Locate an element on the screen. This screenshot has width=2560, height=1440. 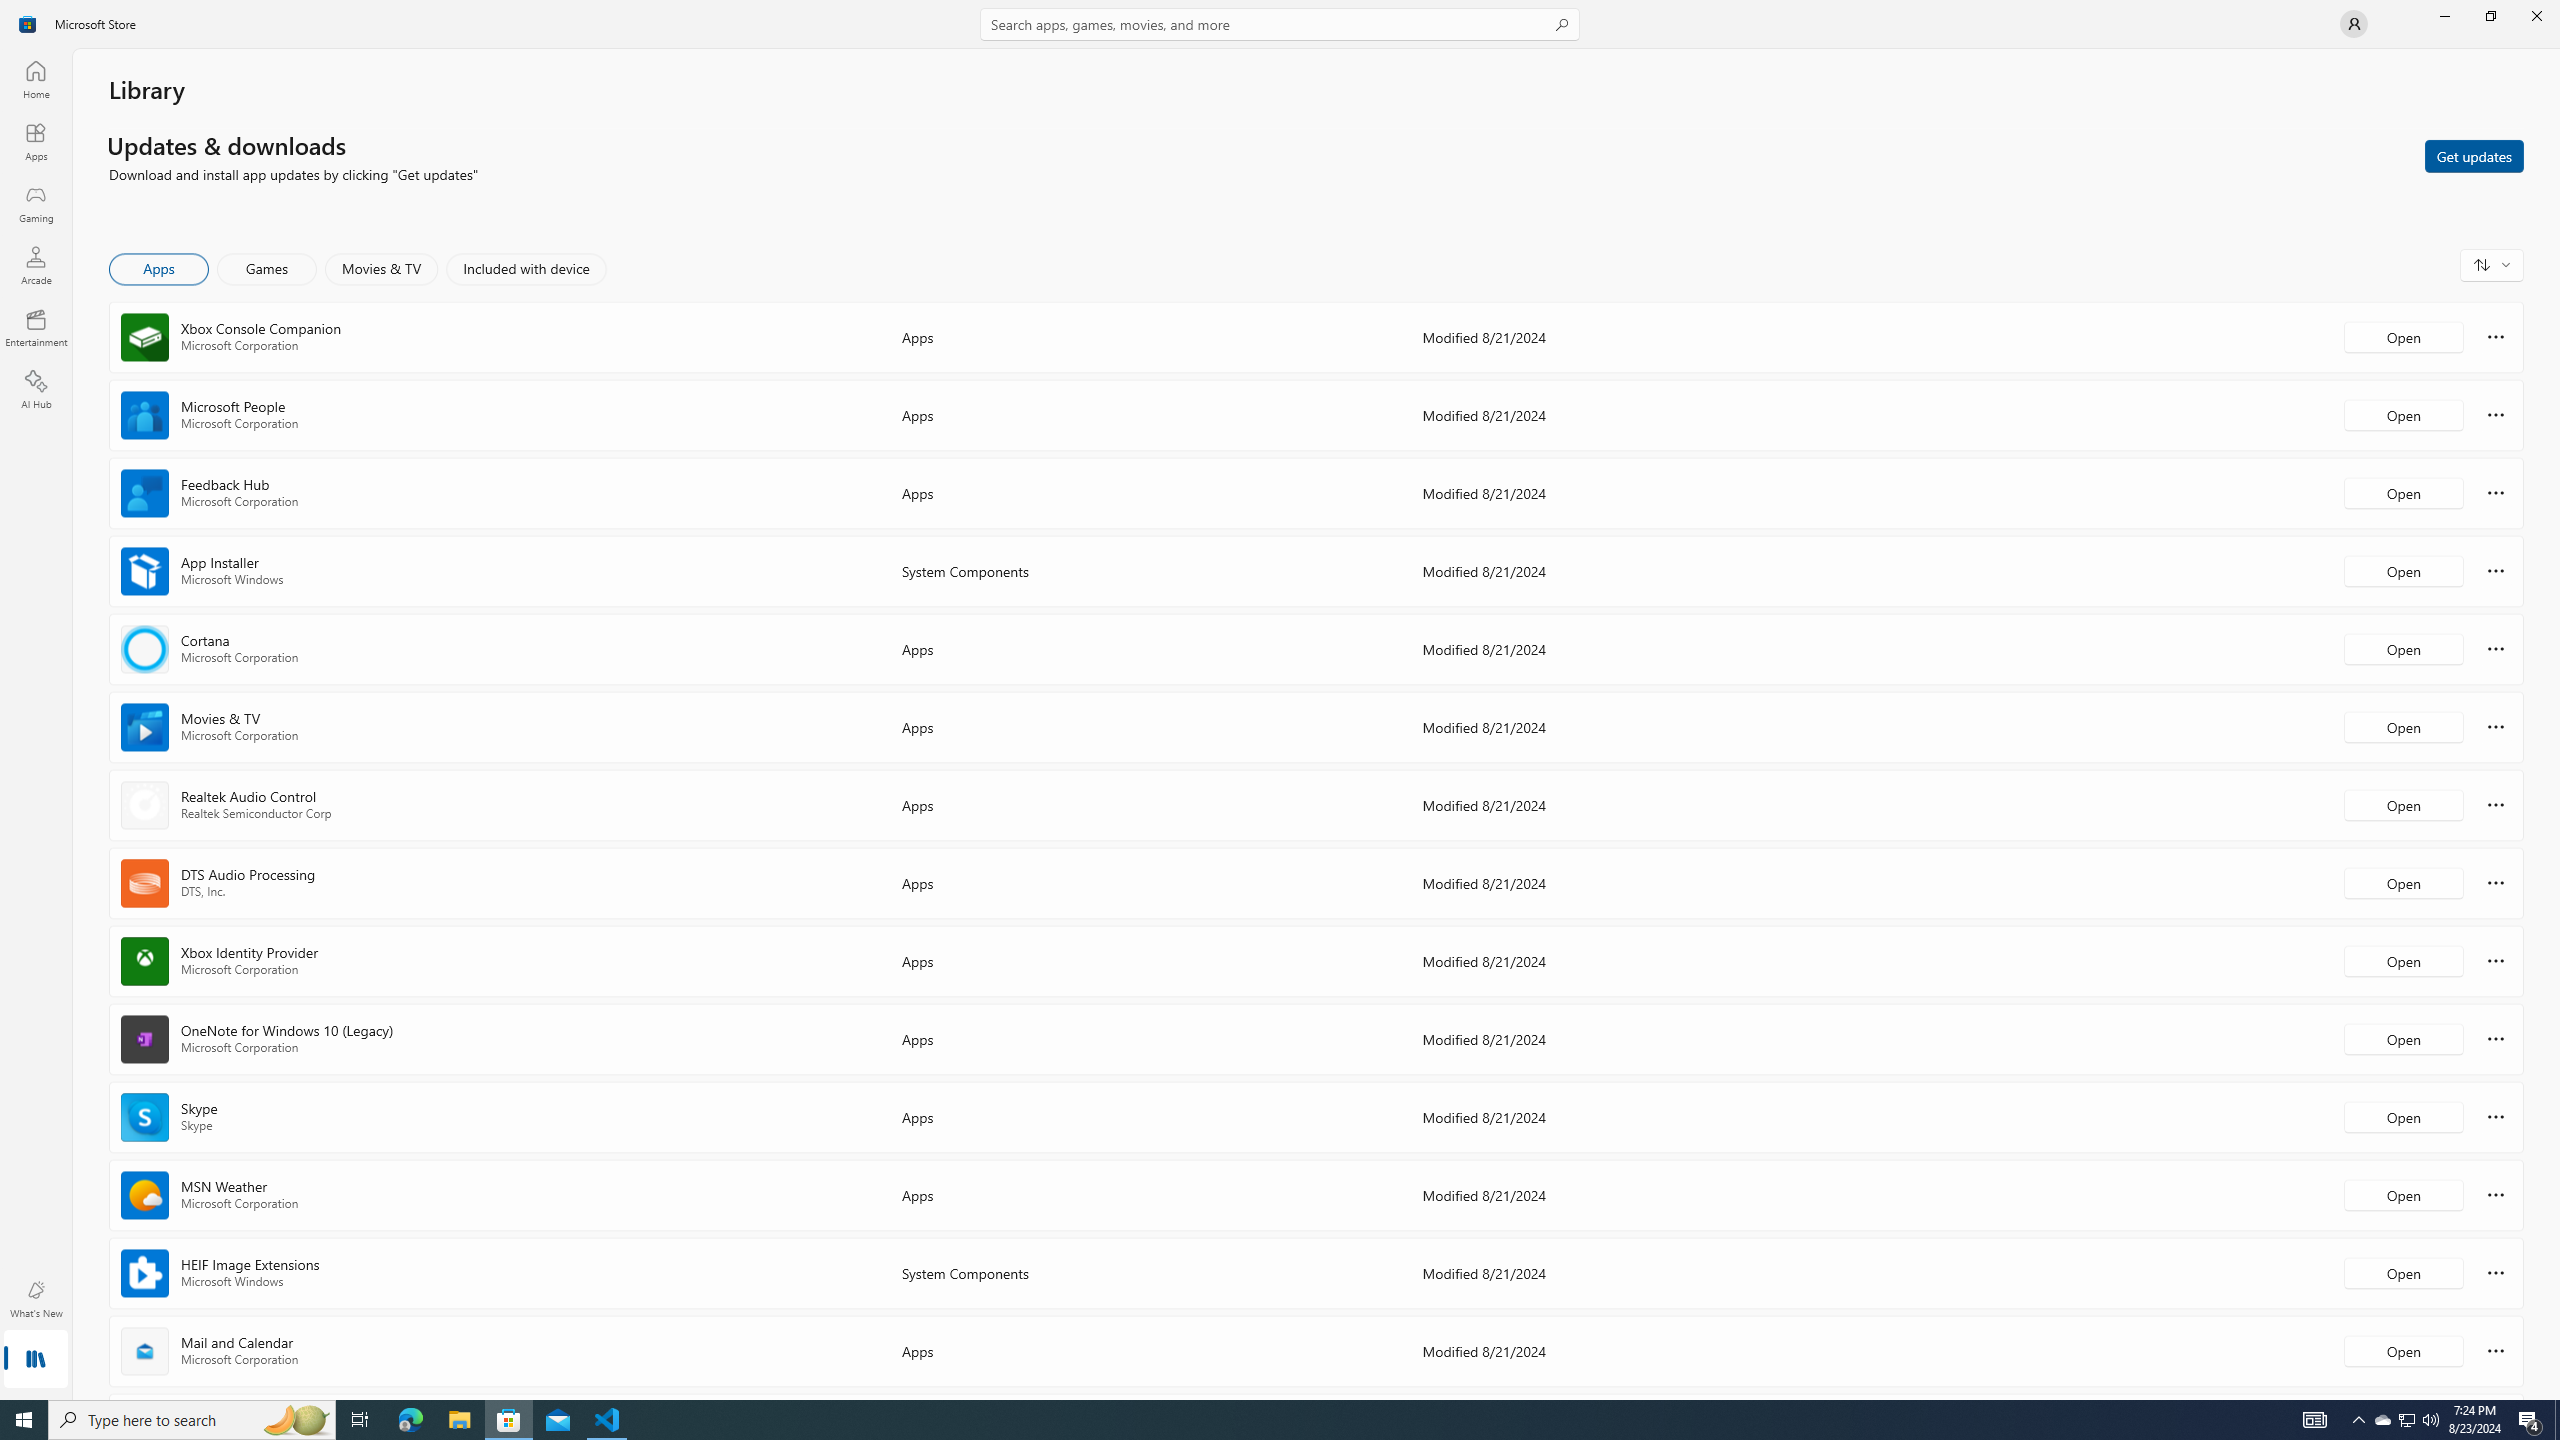
'User profile' is located at coordinates (2352, 22).